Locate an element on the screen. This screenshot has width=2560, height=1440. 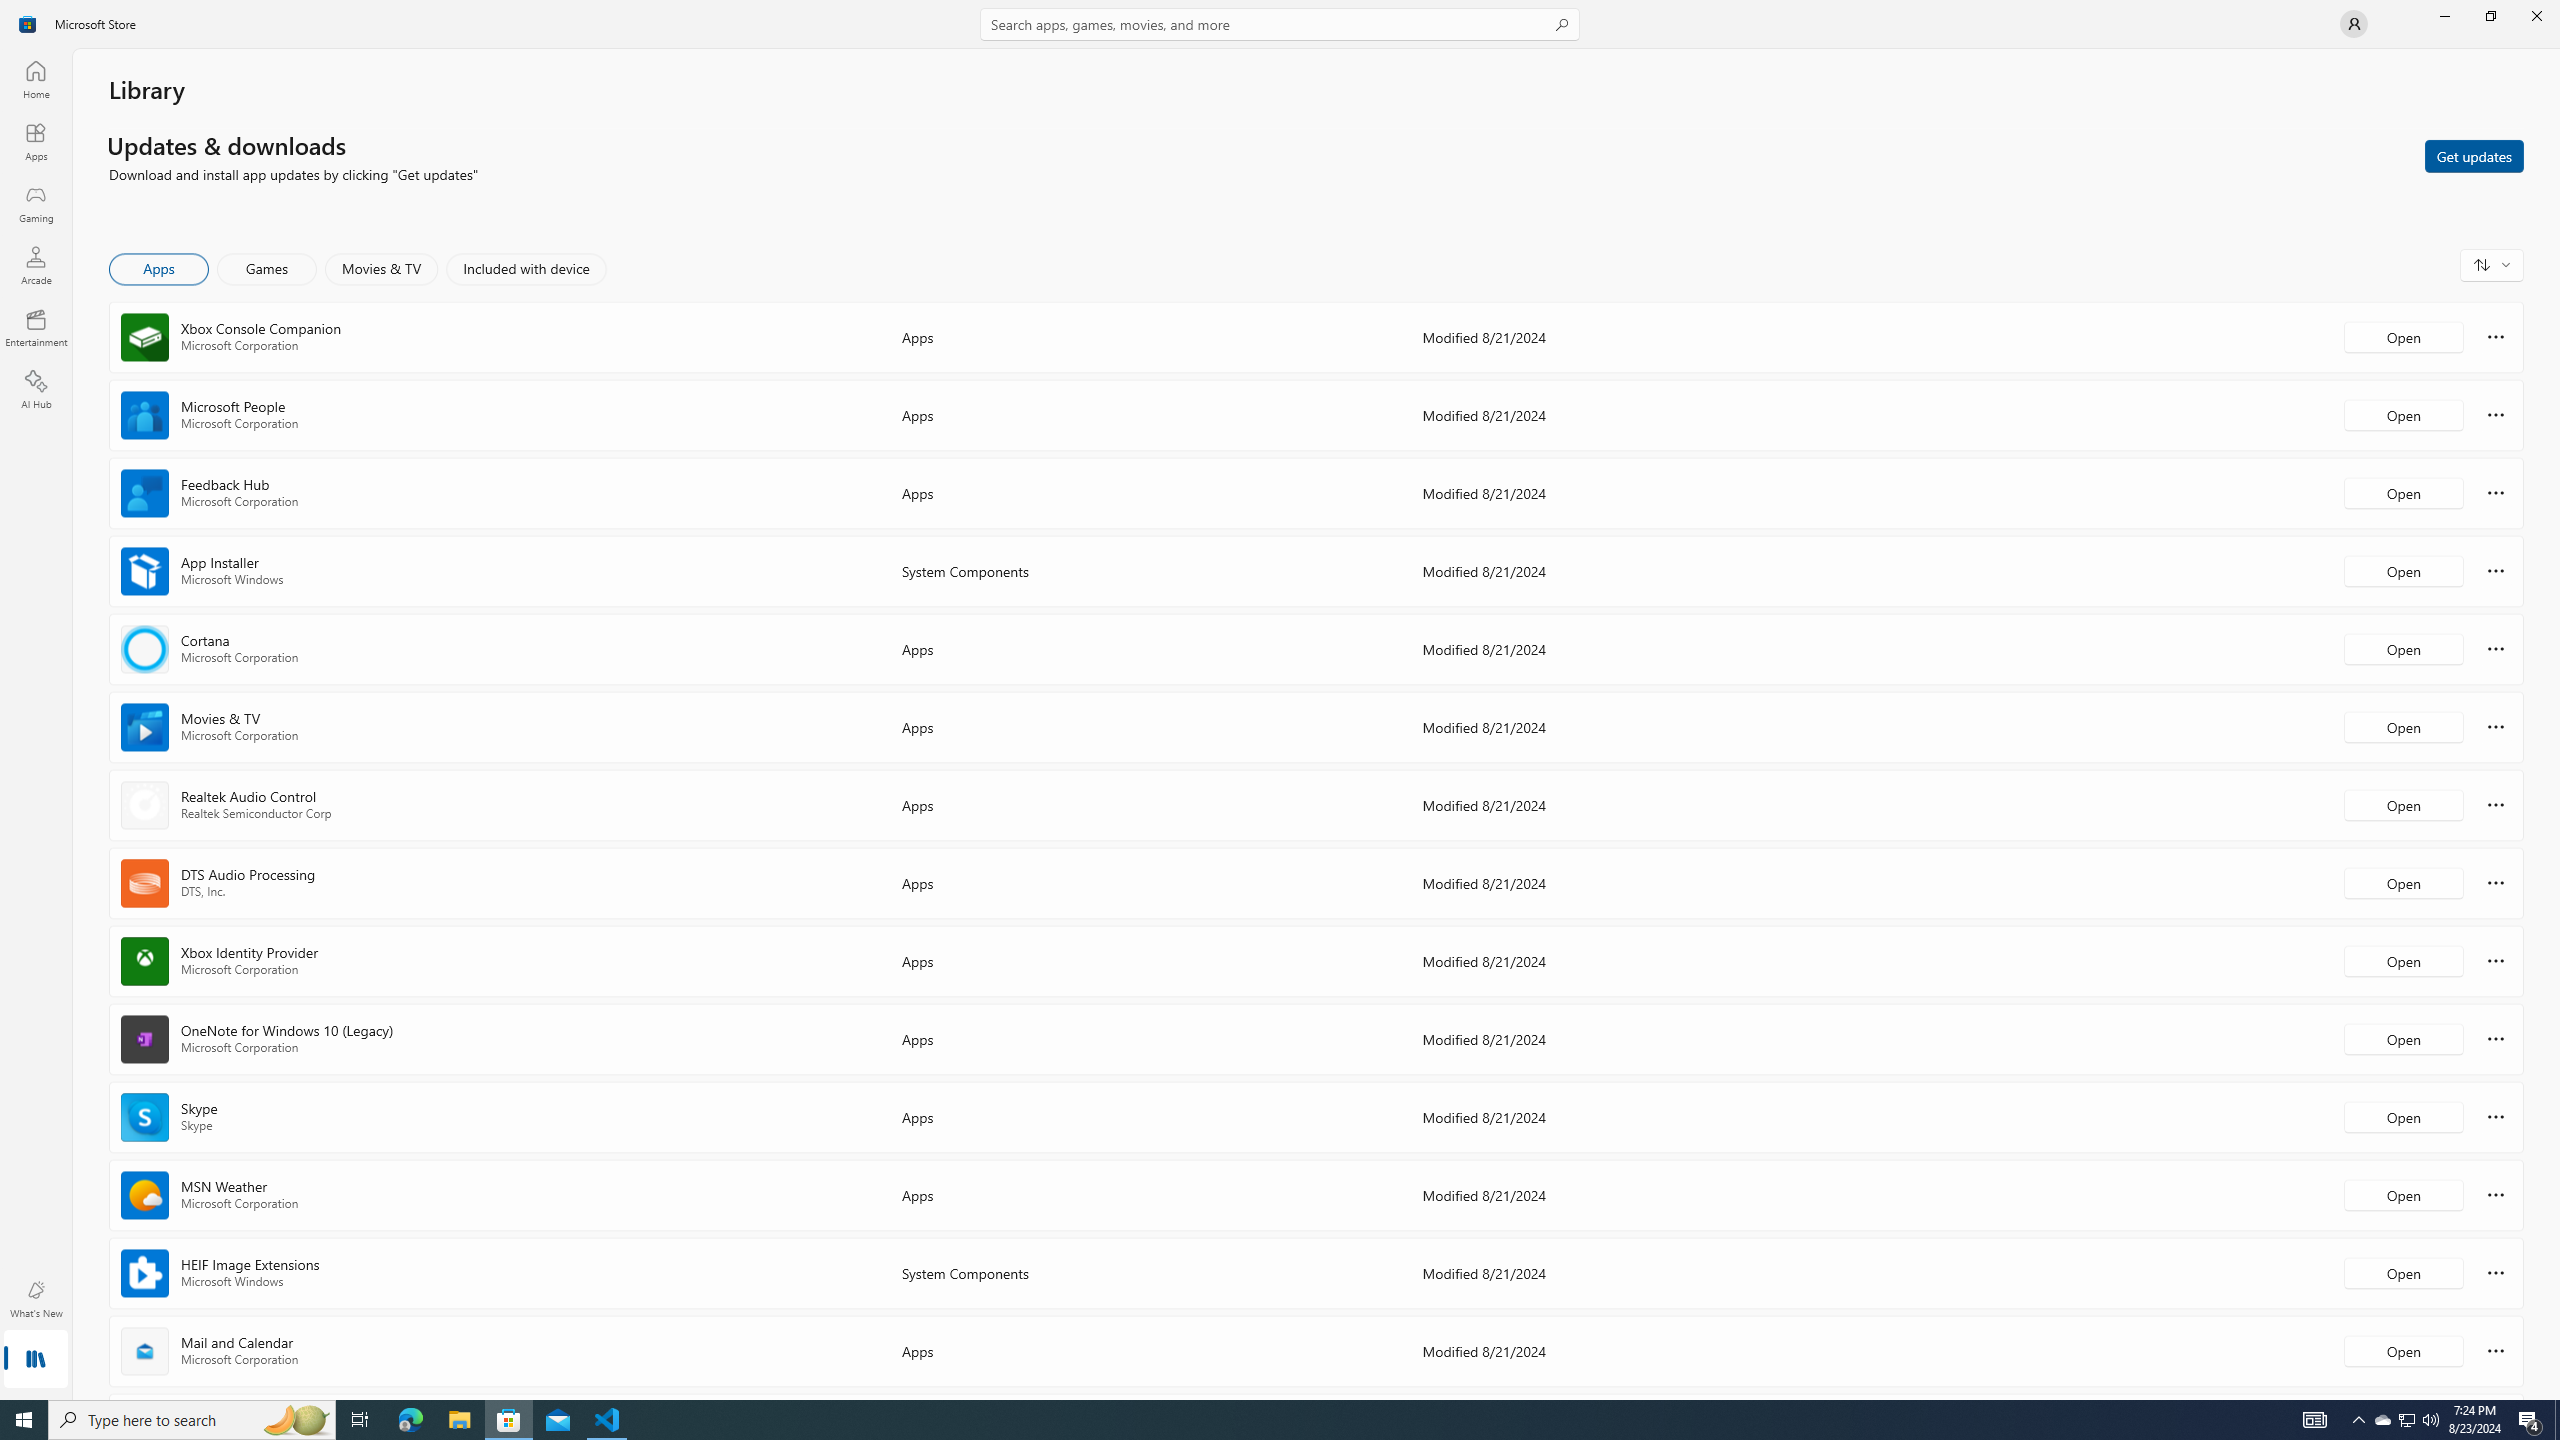
'User profile' is located at coordinates (2352, 22).